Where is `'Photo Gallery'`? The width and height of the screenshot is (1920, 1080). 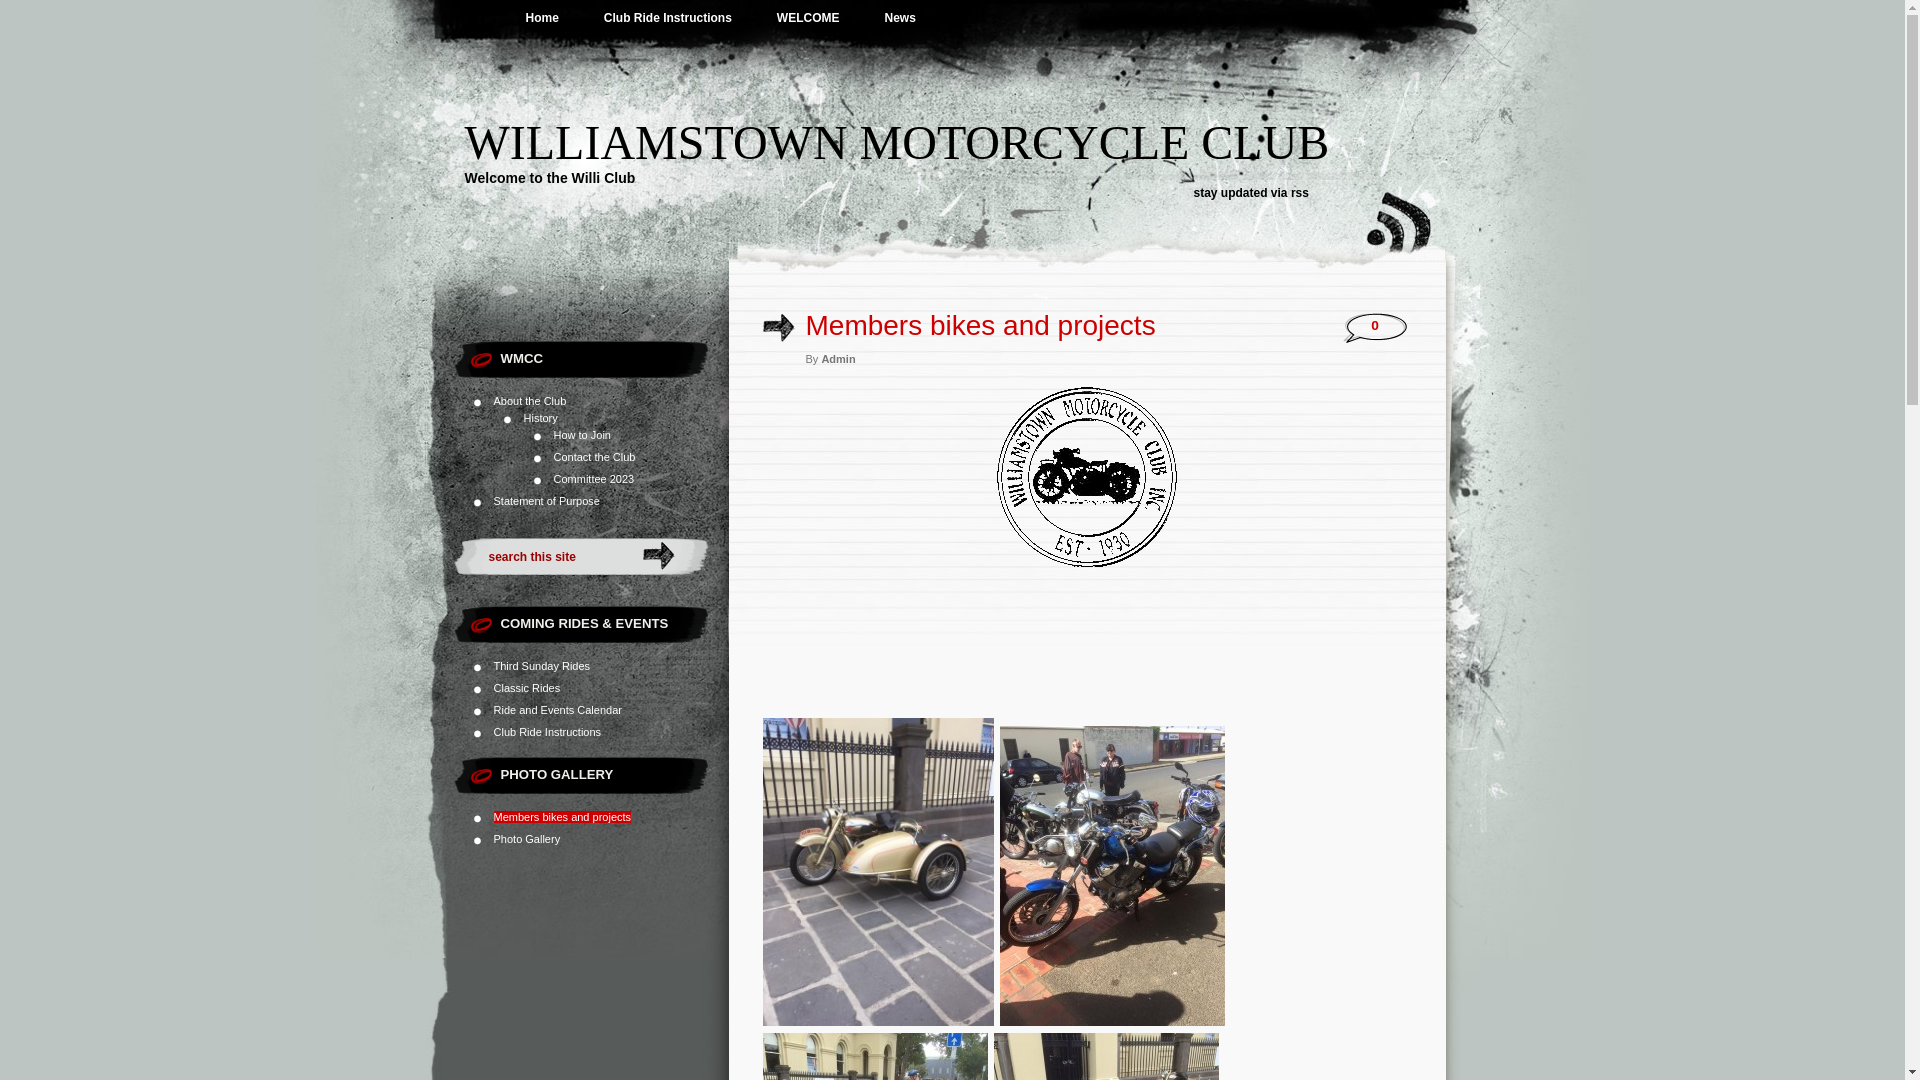
'Photo Gallery' is located at coordinates (527, 839).